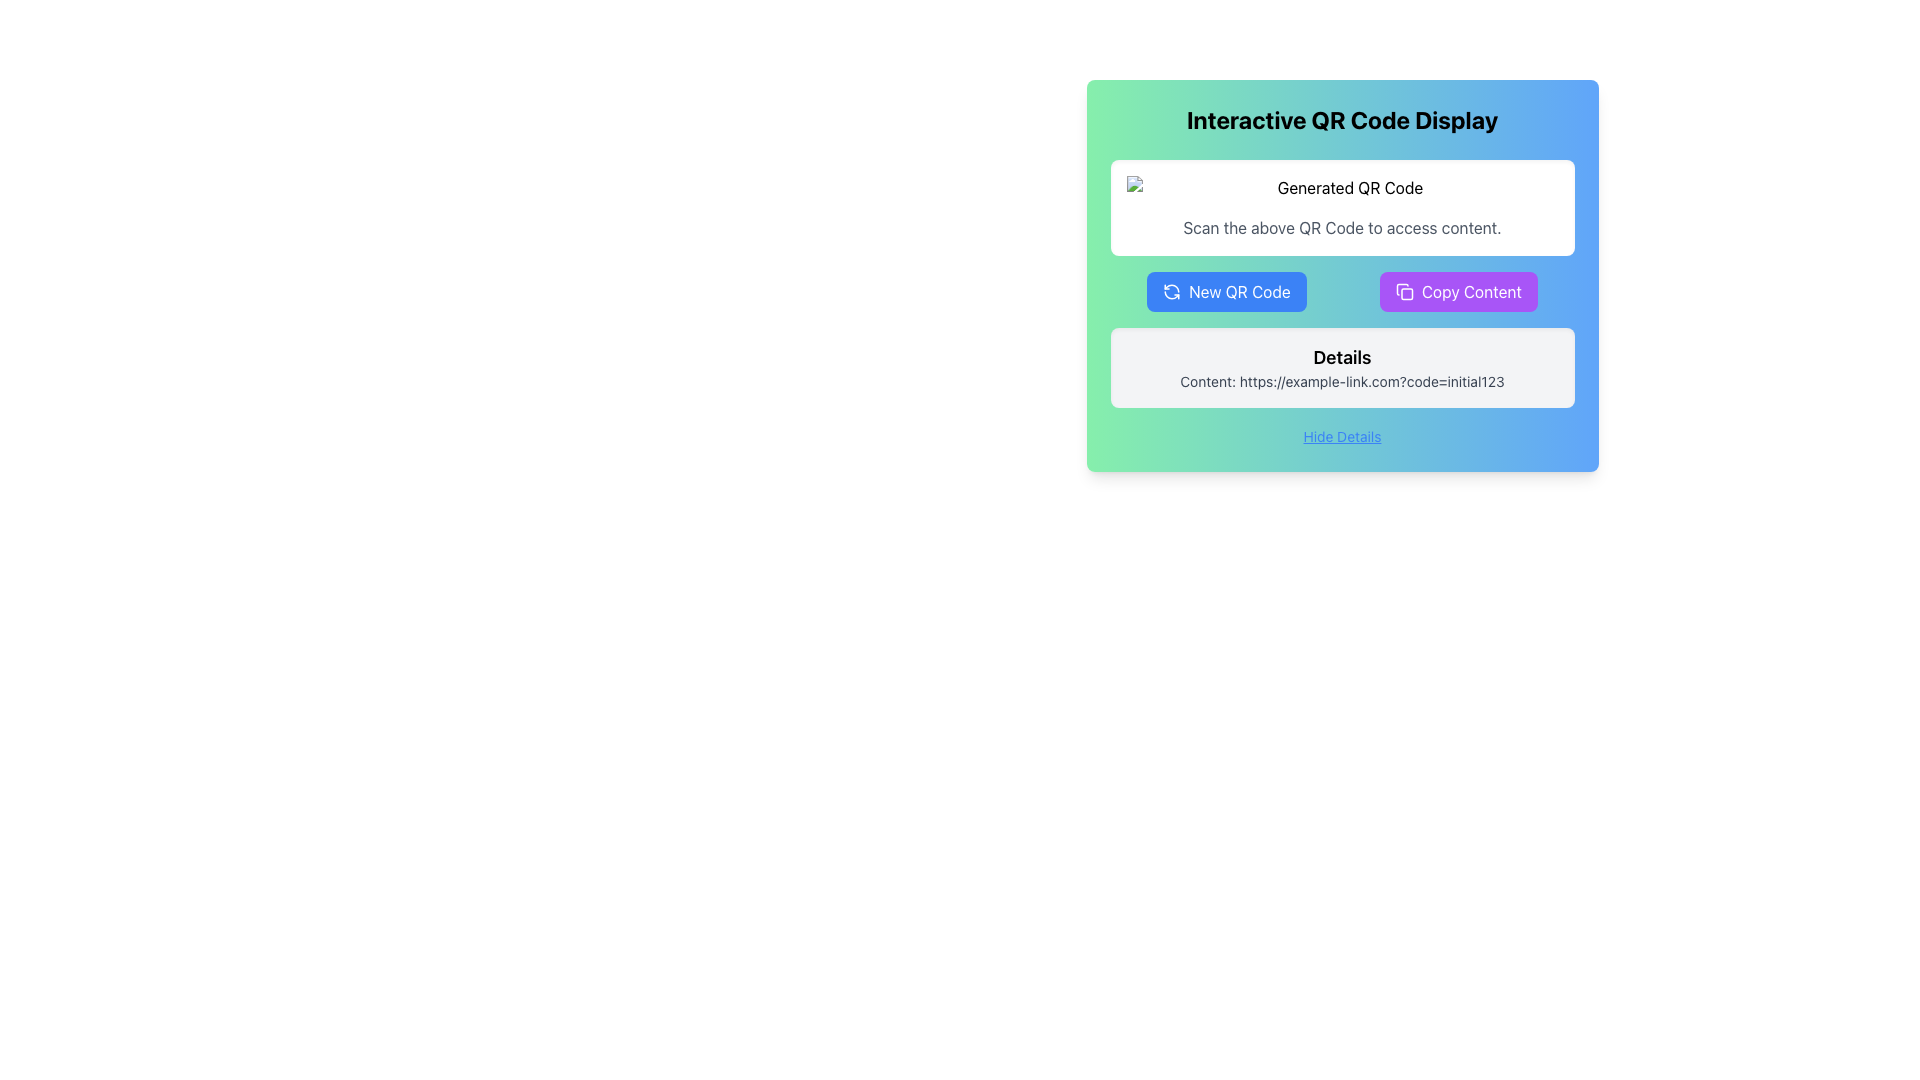 The image size is (1920, 1080). What do you see at coordinates (1403, 292) in the screenshot?
I see `the 'Copy Content' button which contains the icon representing the copy functionality, located to the right of the 'New QR Code' button` at bounding box center [1403, 292].